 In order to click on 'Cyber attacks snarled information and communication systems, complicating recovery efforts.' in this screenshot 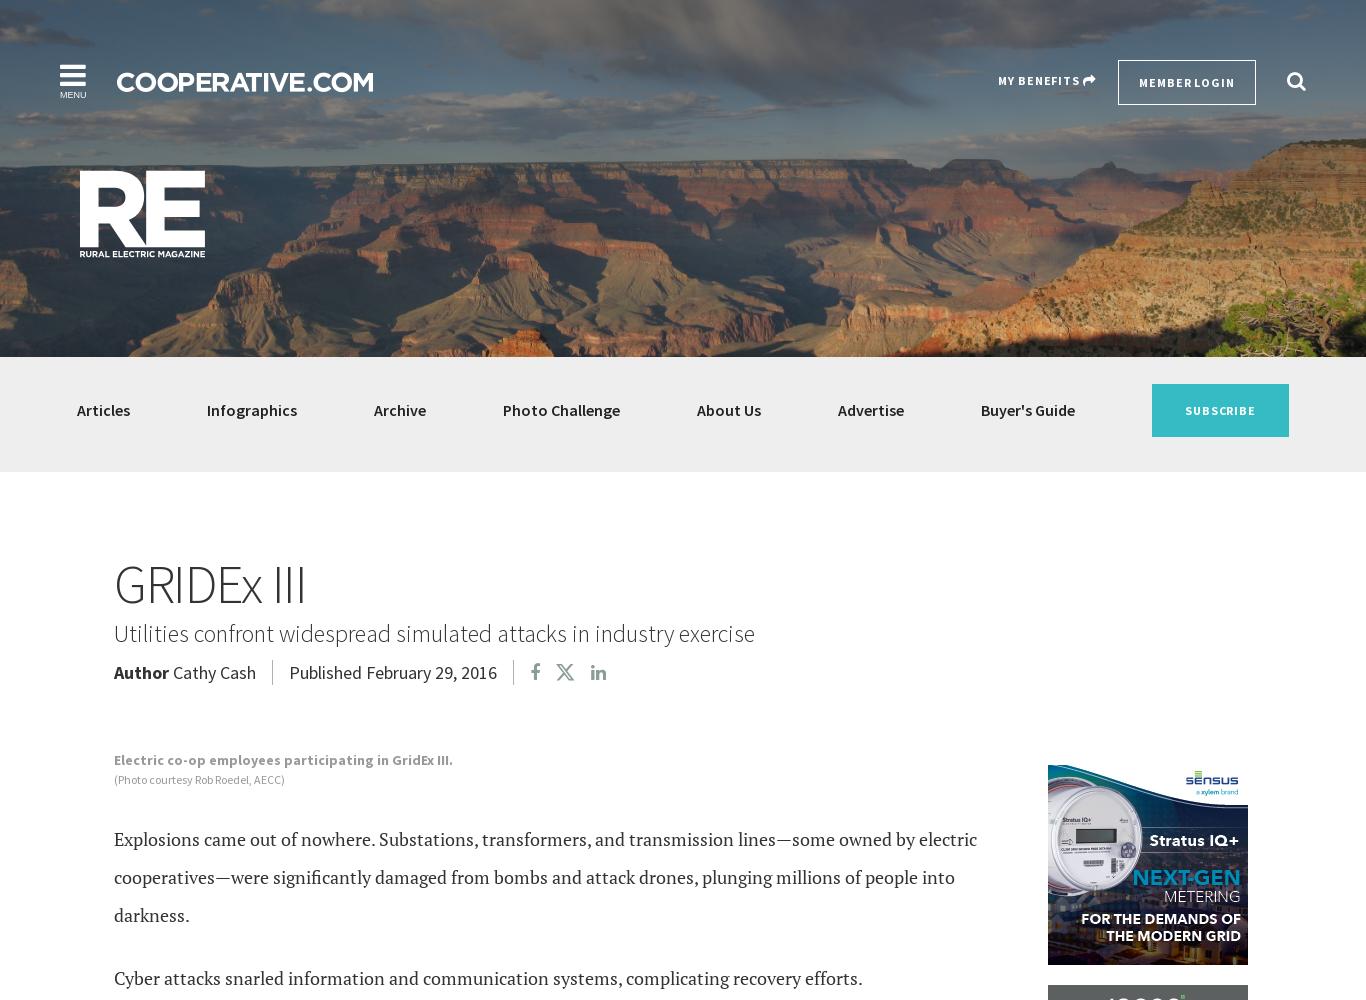, I will do `click(488, 976)`.